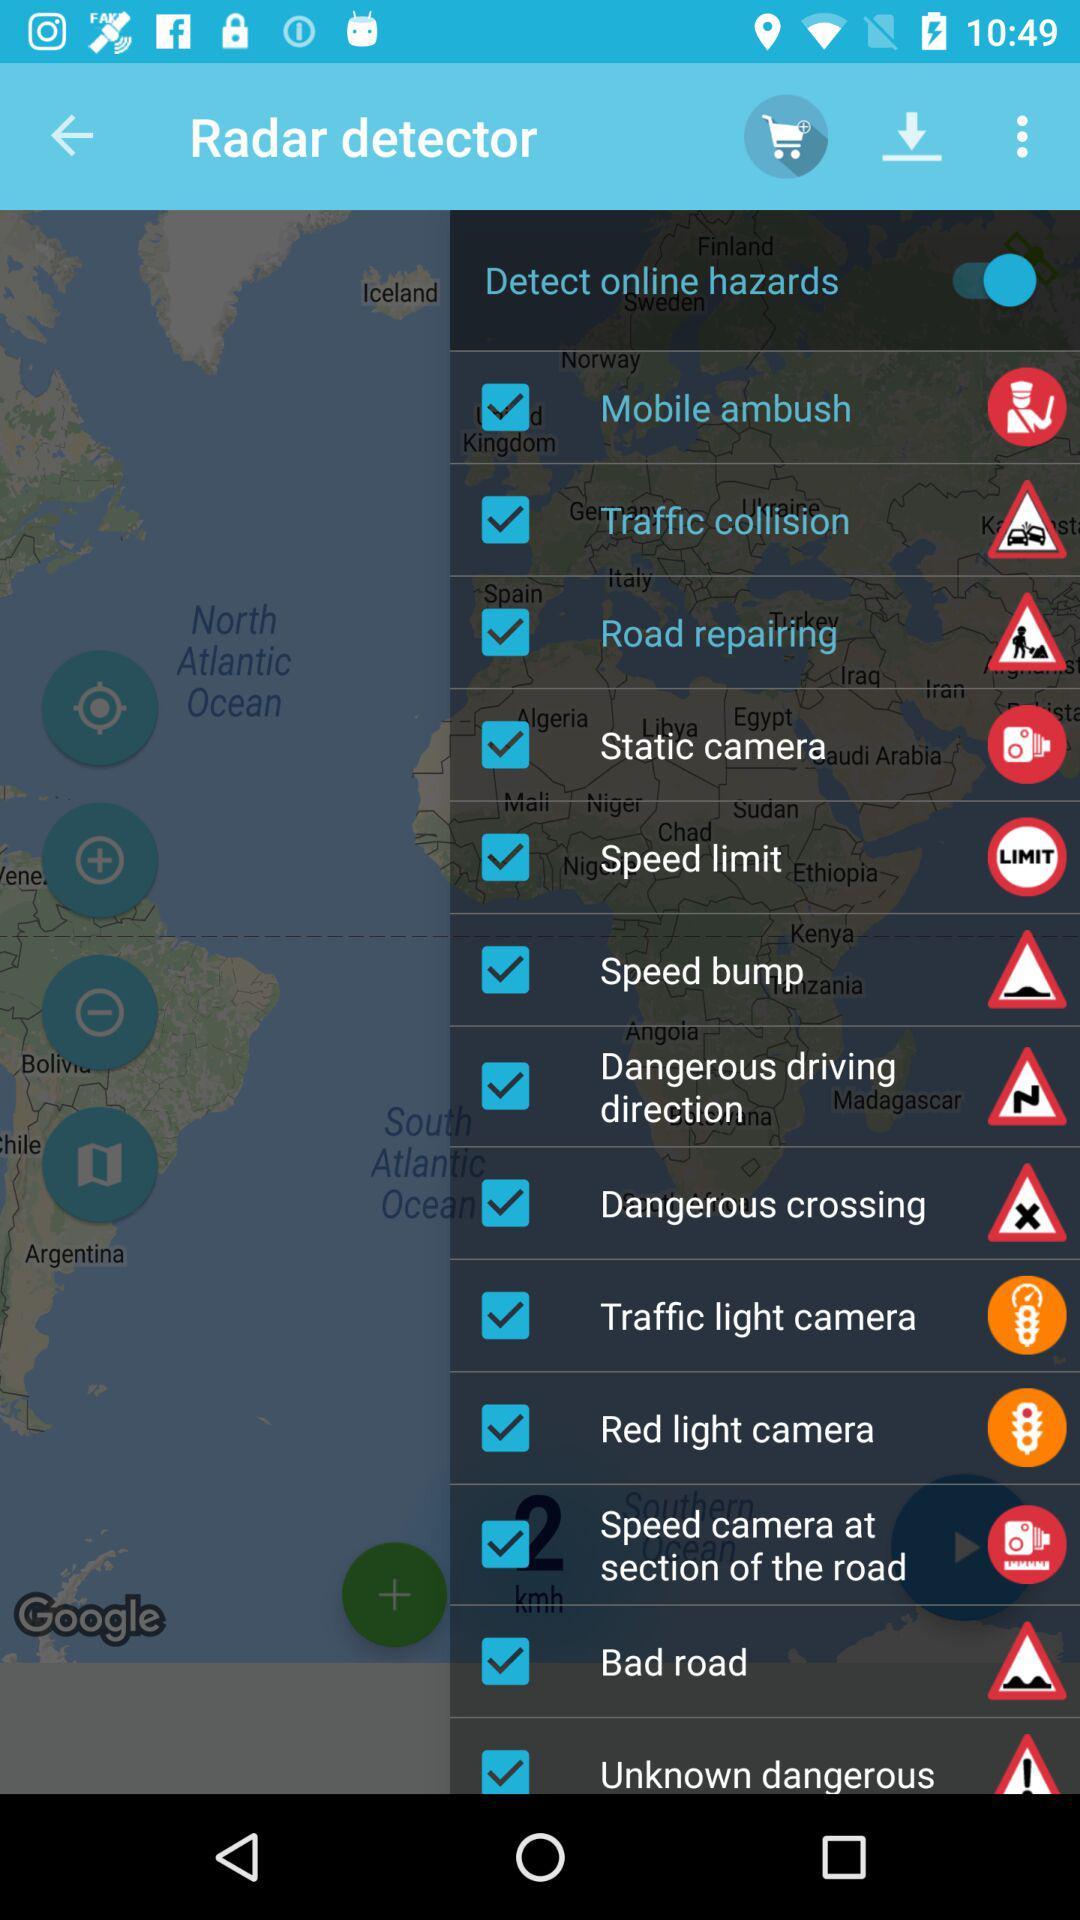  What do you see at coordinates (99, 860) in the screenshot?
I see `the add icon` at bounding box center [99, 860].